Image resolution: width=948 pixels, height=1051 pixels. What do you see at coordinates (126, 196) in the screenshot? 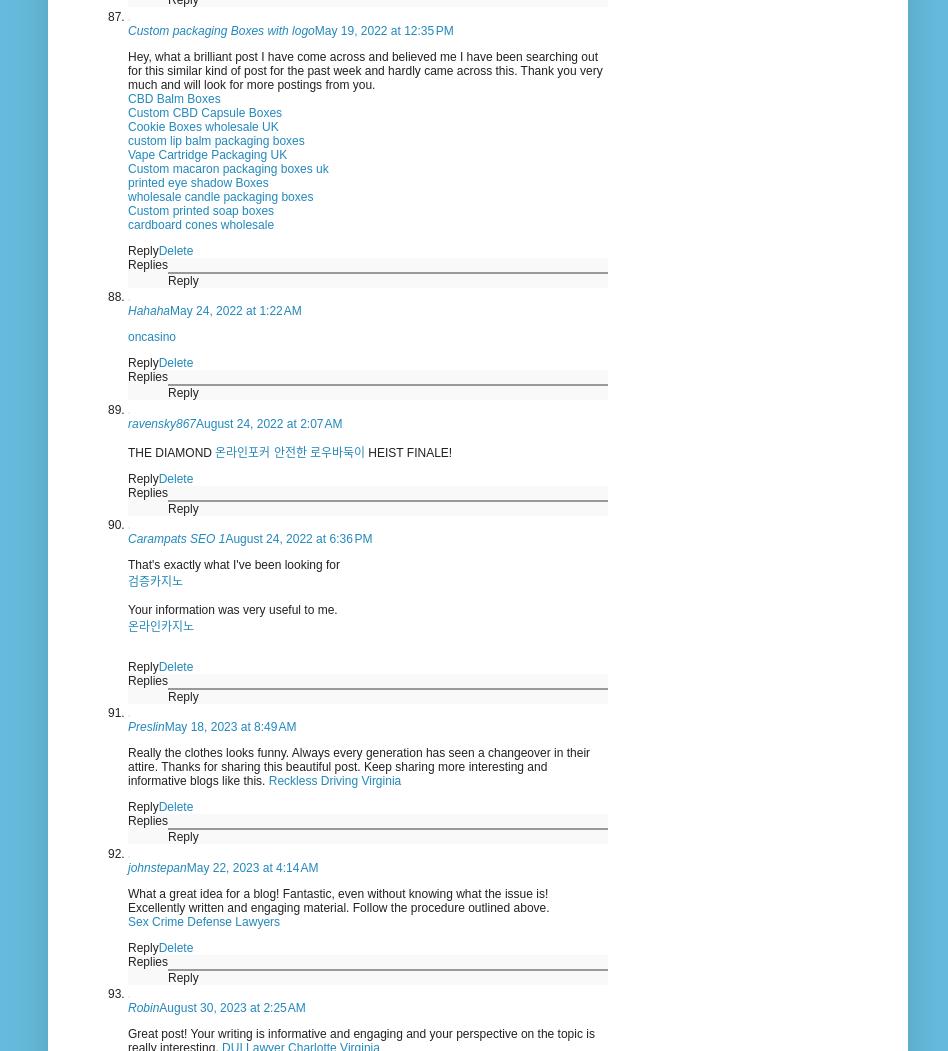
I see `'wholesale candle packaging boxes'` at bounding box center [126, 196].